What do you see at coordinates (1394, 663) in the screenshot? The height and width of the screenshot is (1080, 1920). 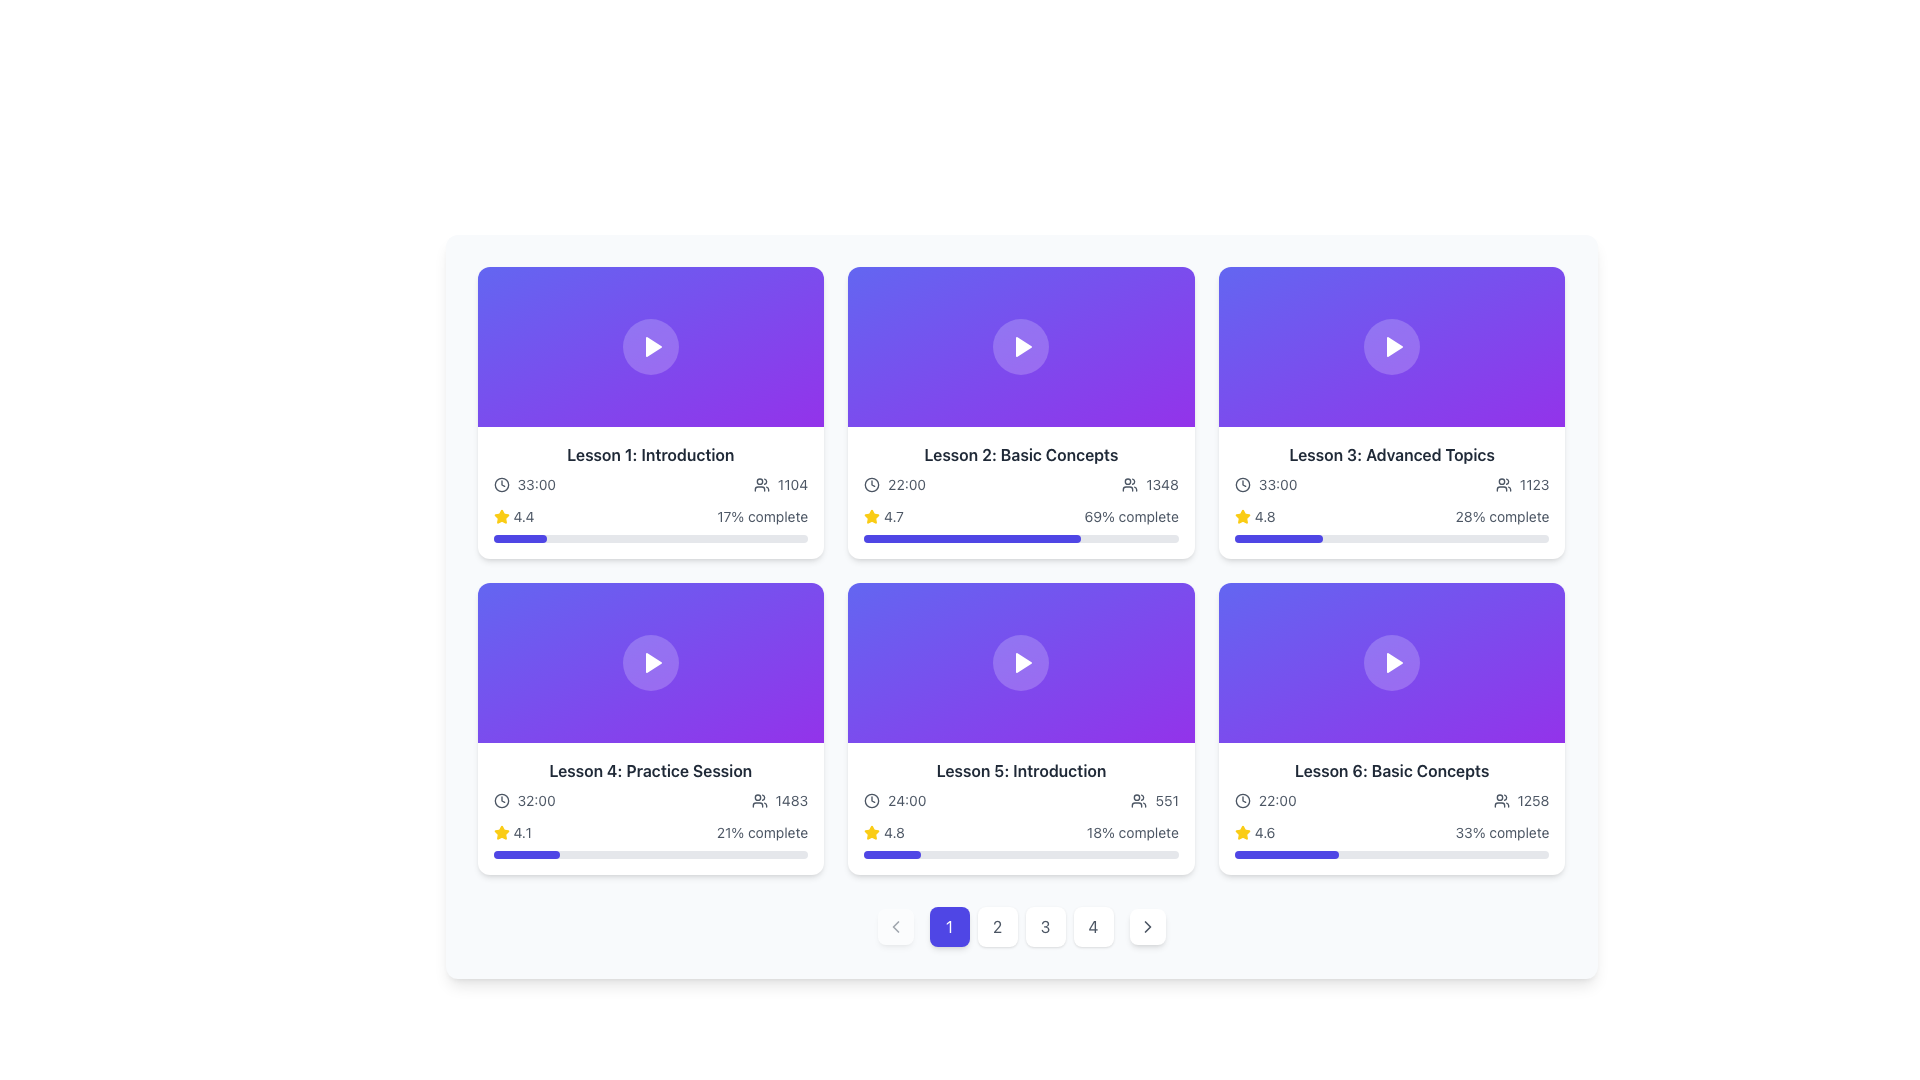 I see `the triangular play icon within the sixth lesson card ('Lesson 6: Basic Concepts')` at bounding box center [1394, 663].